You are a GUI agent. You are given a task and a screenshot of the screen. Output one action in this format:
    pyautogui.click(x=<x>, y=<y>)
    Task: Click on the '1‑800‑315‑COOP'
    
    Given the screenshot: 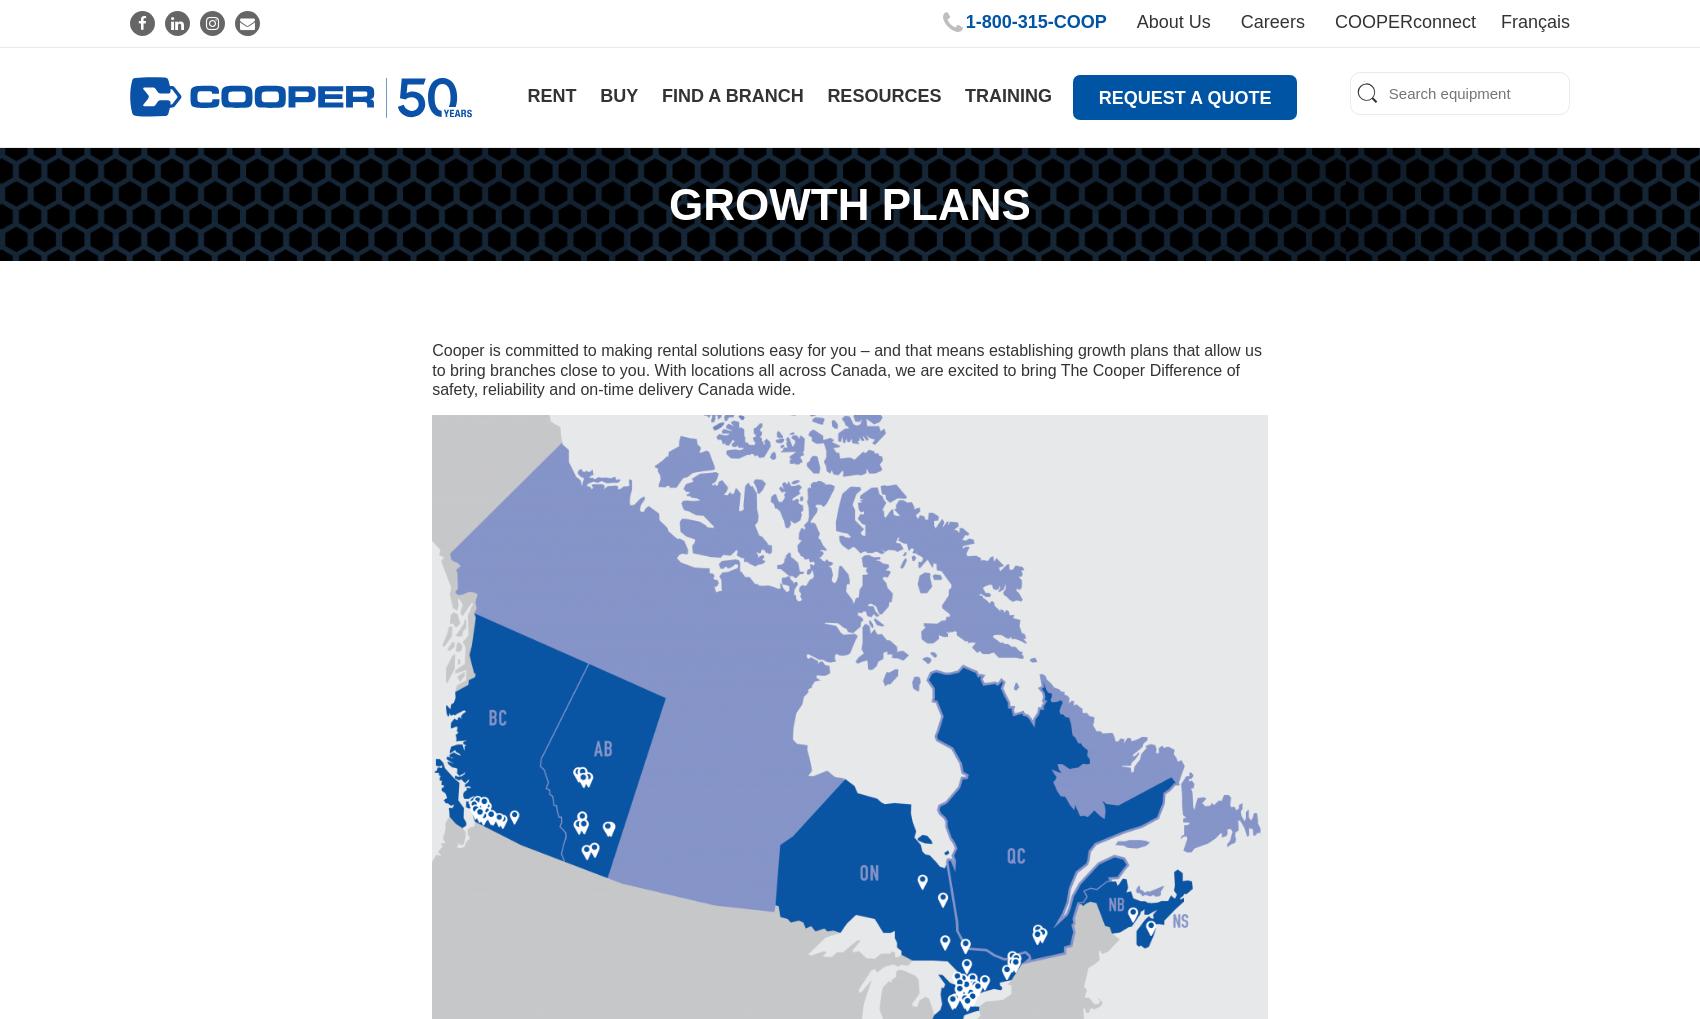 What is the action you would take?
    pyautogui.click(x=1034, y=21)
    